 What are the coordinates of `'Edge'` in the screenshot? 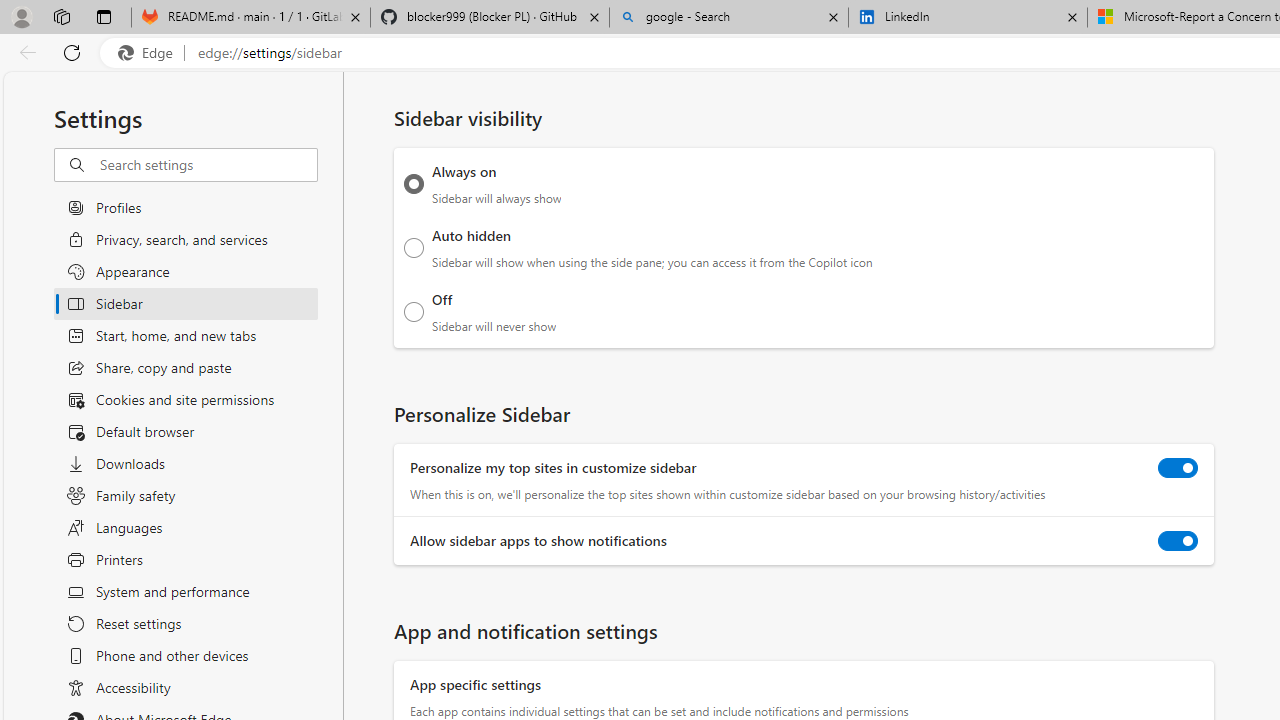 It's located at (149, 52).